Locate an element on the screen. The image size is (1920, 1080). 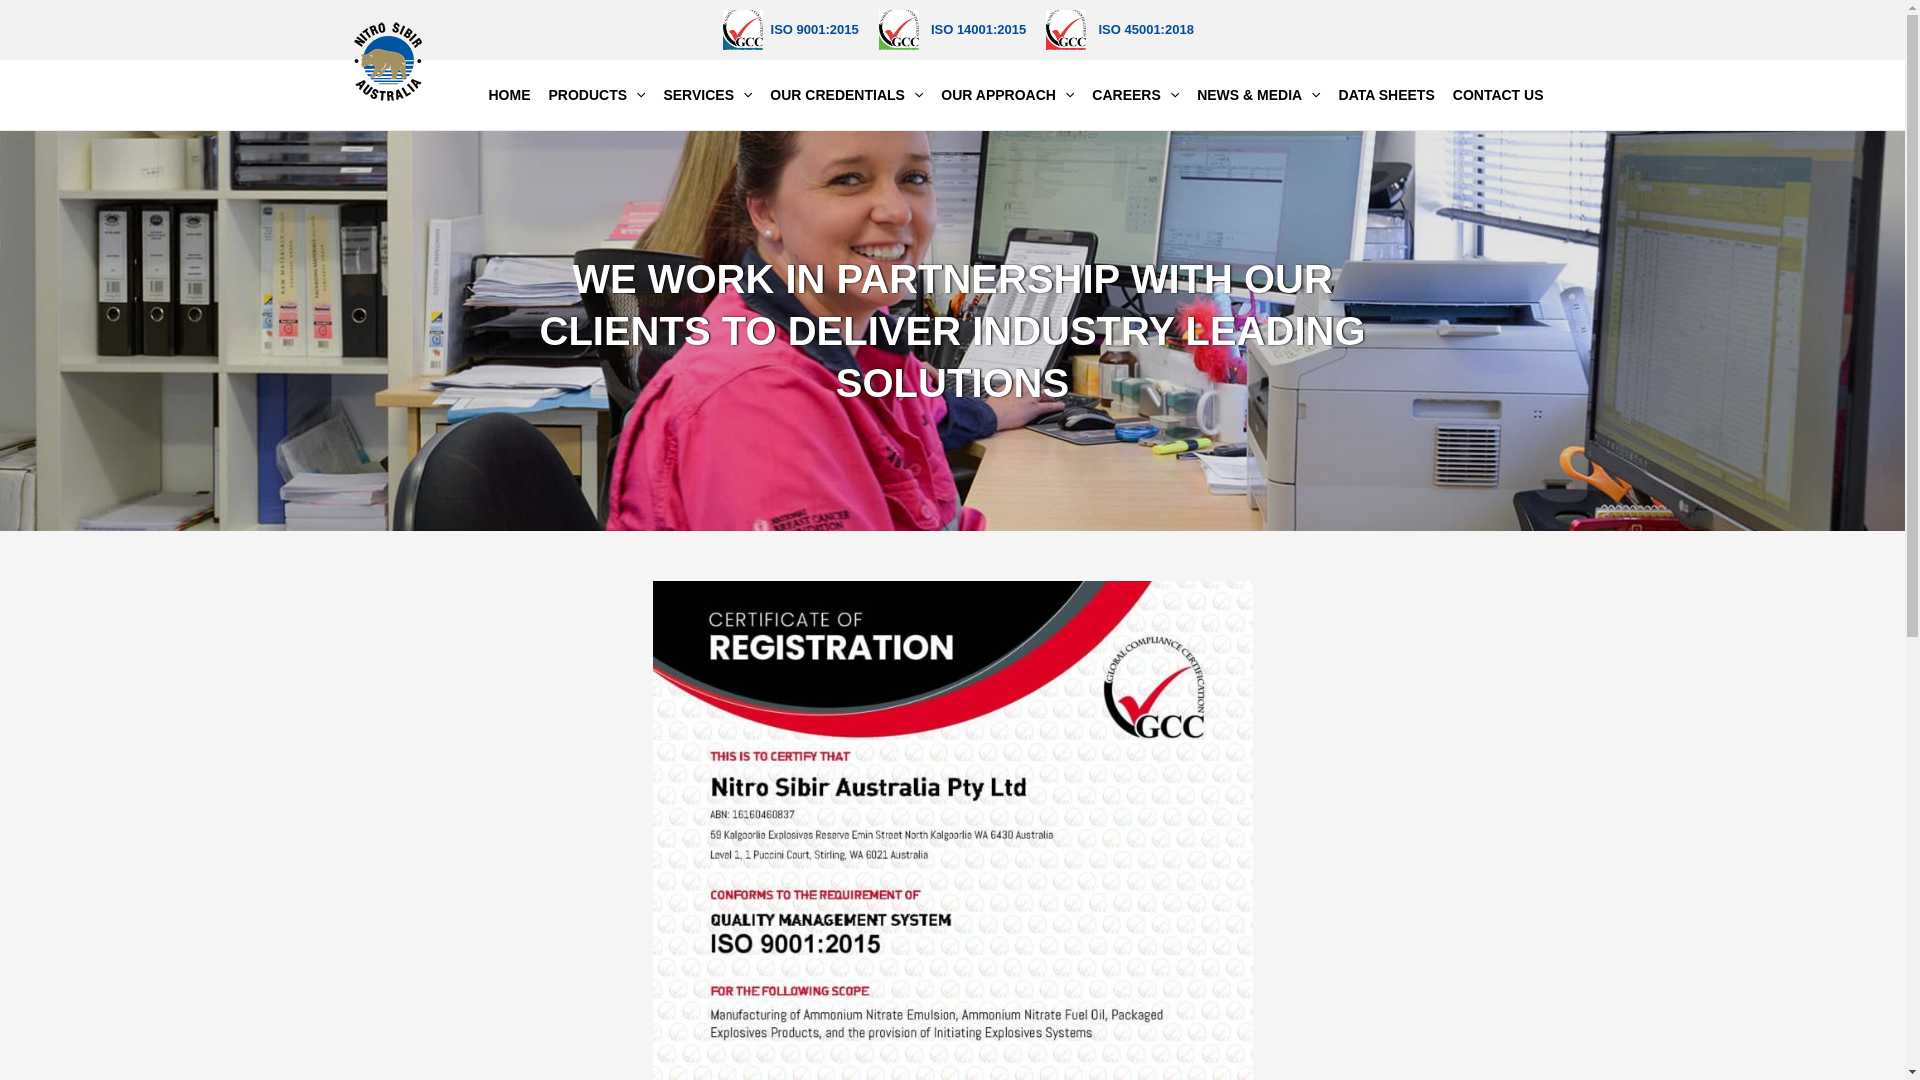
'OUR APPROACH' is located at coordinates (1007, 94).